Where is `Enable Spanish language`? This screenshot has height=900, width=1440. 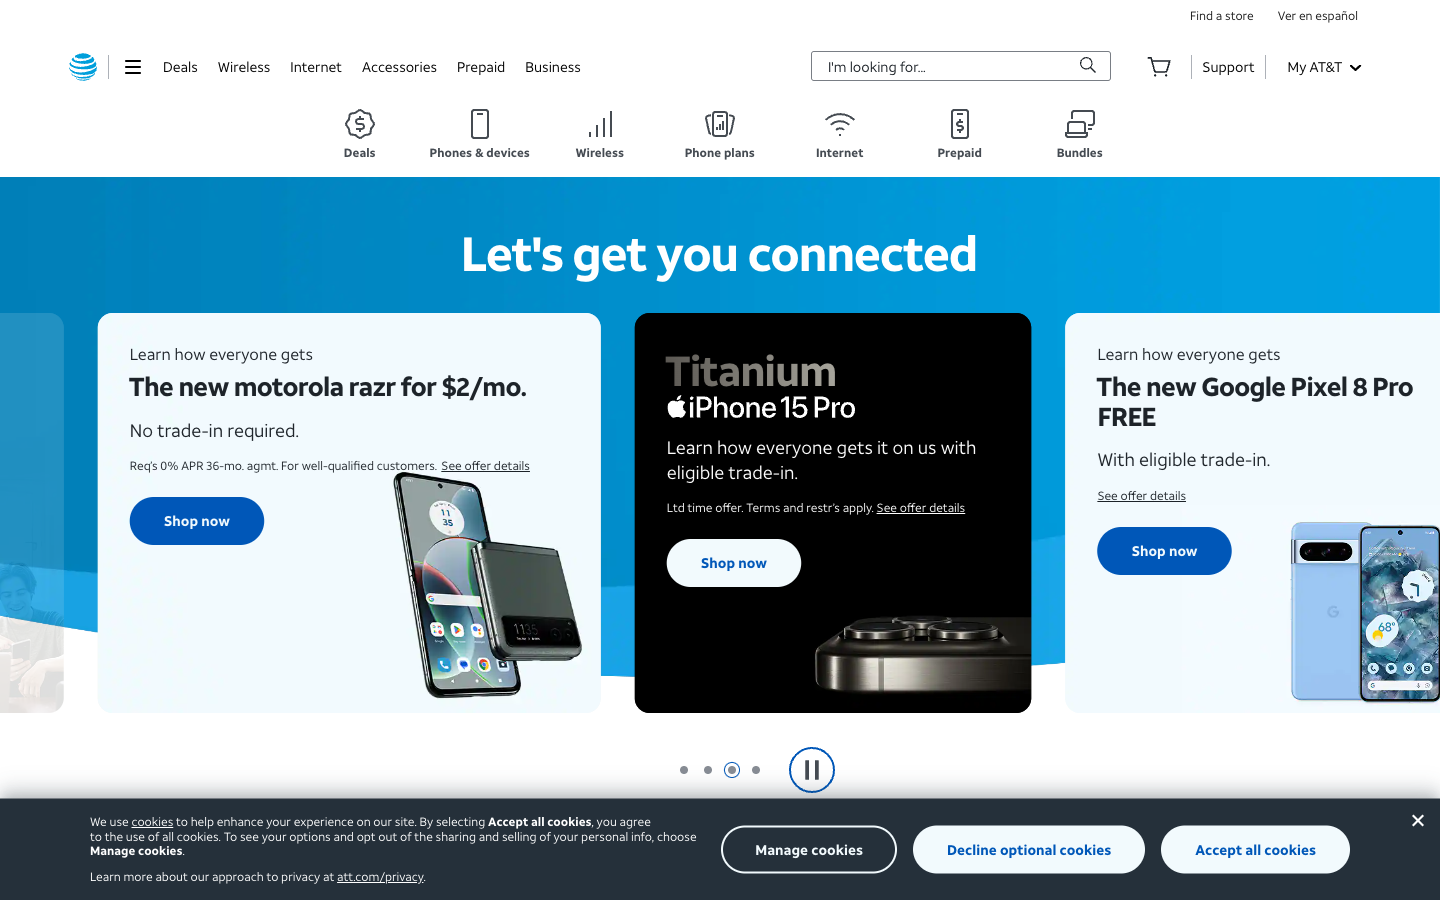 Enable Spanish language is located at coordinates (1318, 14).